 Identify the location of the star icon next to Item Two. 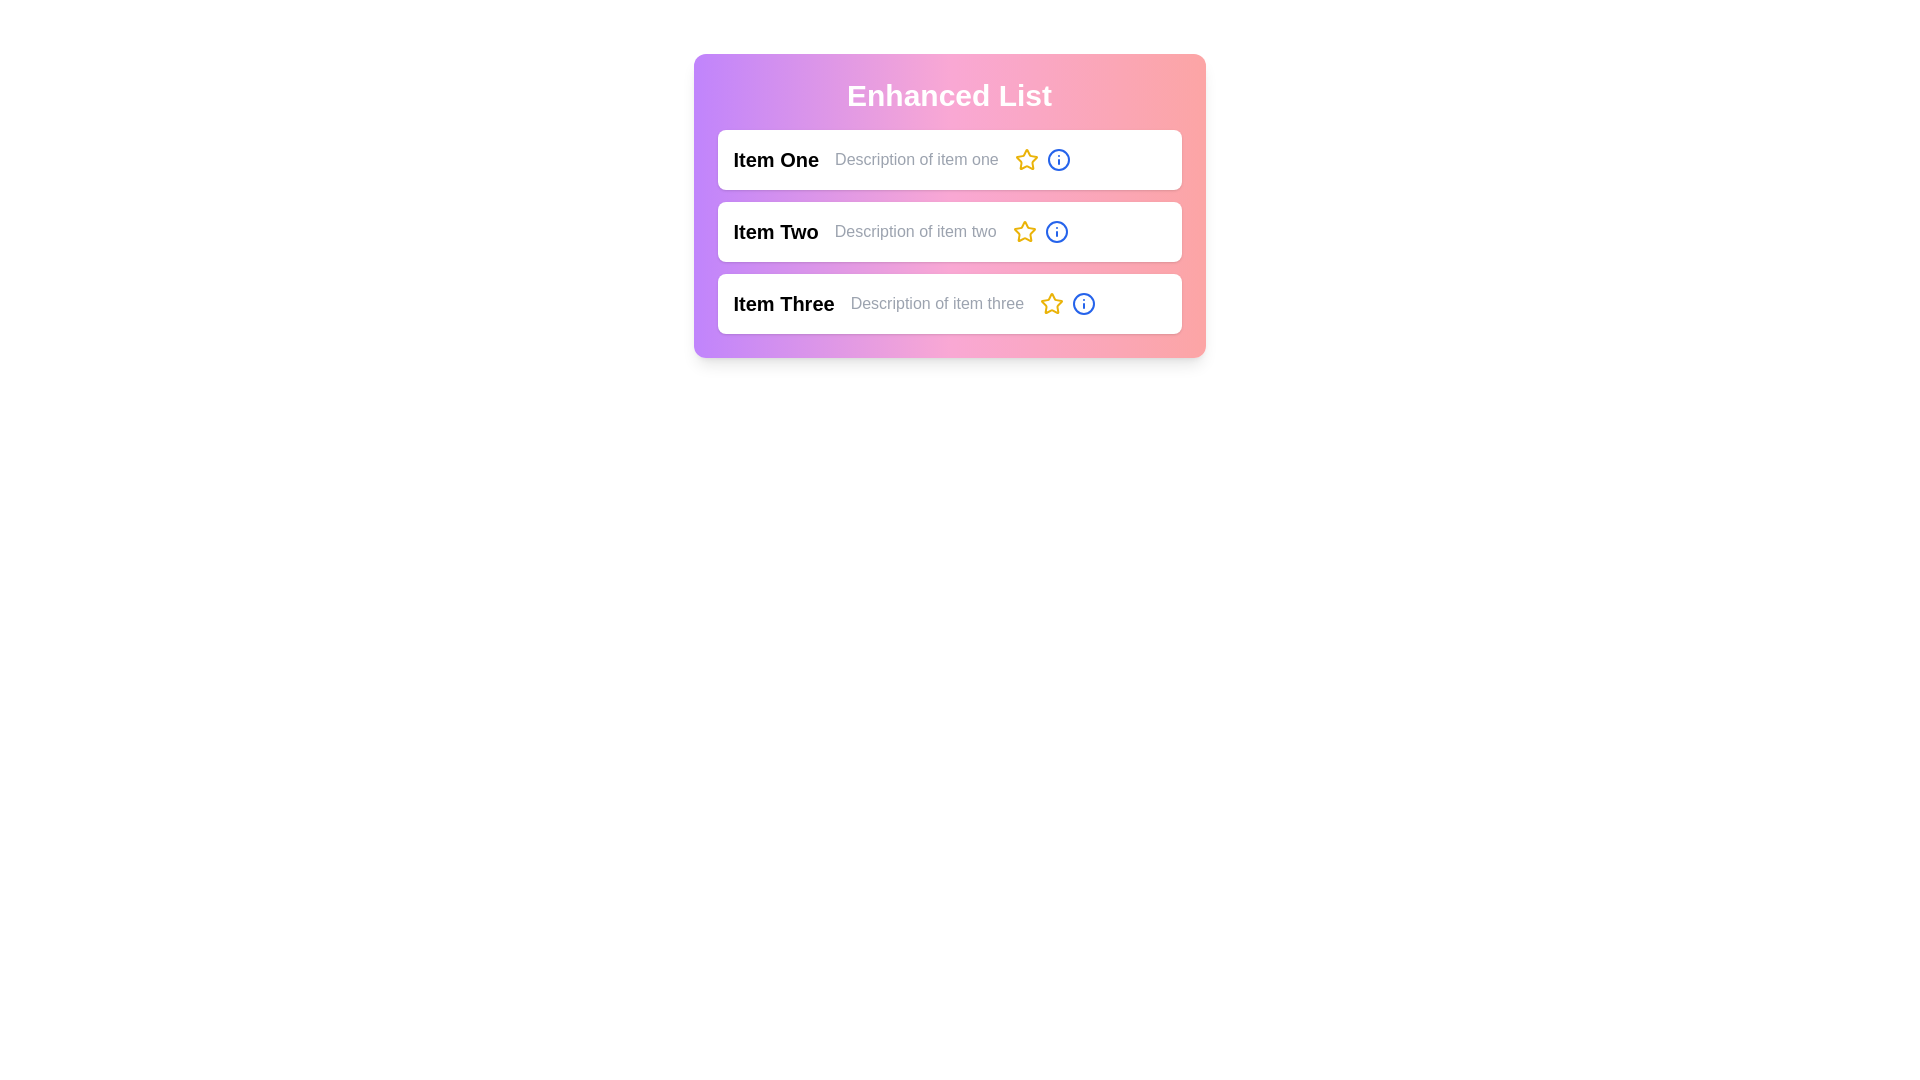
(1024, 230).